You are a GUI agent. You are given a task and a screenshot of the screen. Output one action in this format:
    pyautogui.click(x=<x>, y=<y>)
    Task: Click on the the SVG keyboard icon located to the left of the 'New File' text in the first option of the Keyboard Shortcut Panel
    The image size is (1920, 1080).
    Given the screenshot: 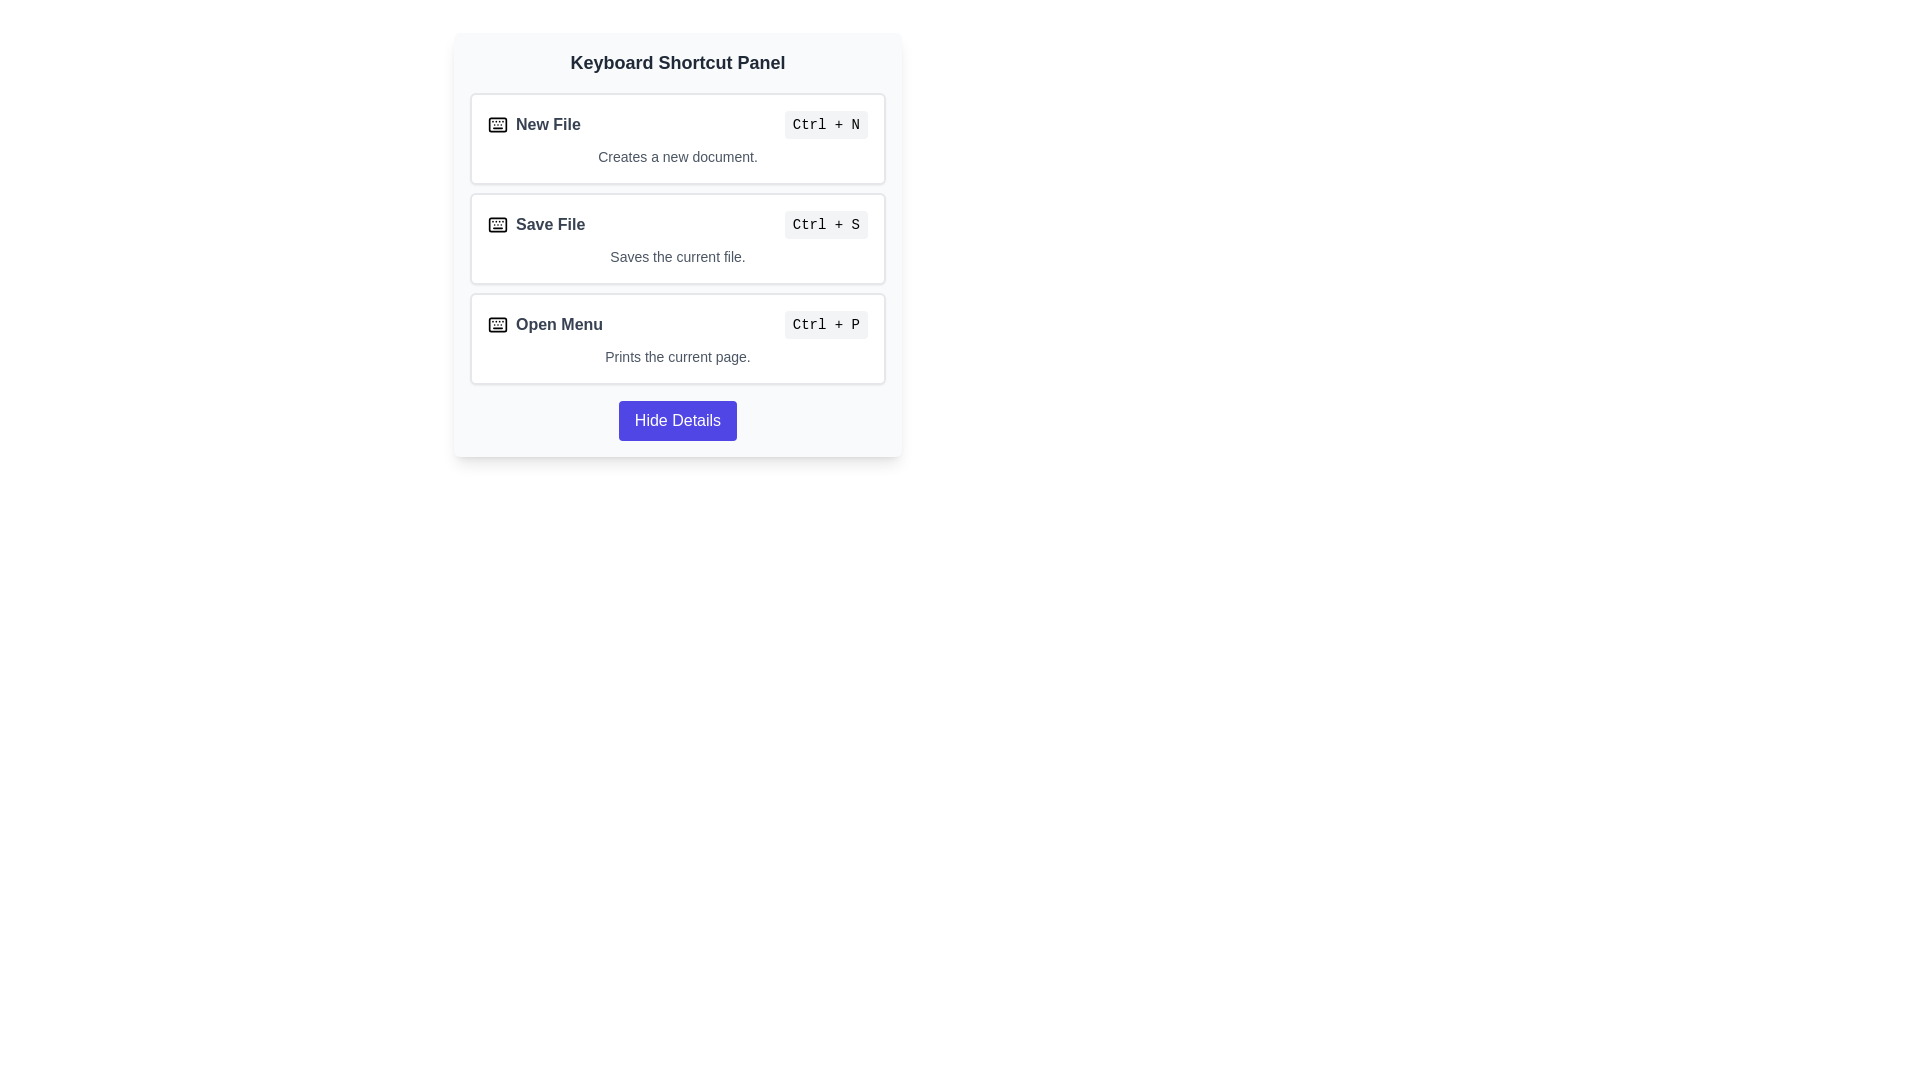 What is the action you would take?
    pyautogui.click(x=498, y=124)
    